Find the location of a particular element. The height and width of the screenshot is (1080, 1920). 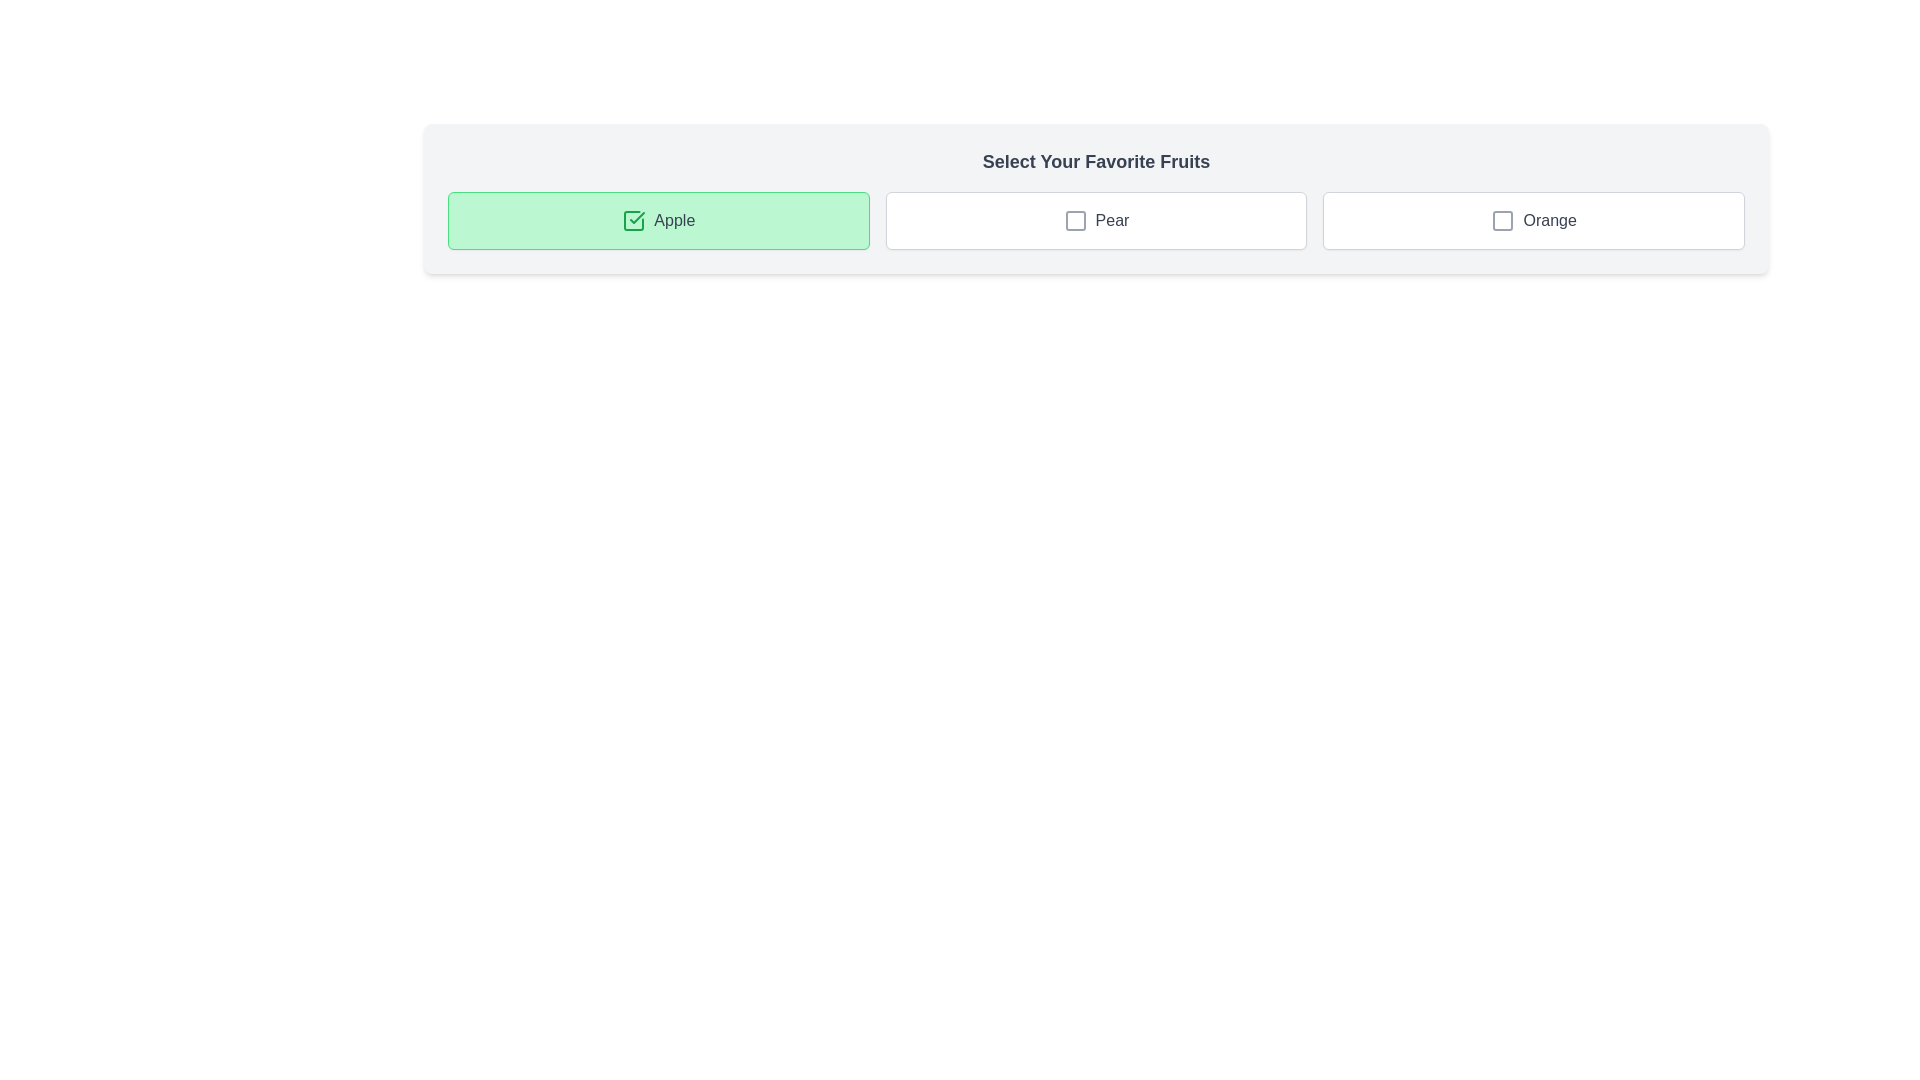

the checkbox with a square icon styled with a simple outline and rounded corners, located within the card labeled 'Orange' is located at coordinates (1503, 220).